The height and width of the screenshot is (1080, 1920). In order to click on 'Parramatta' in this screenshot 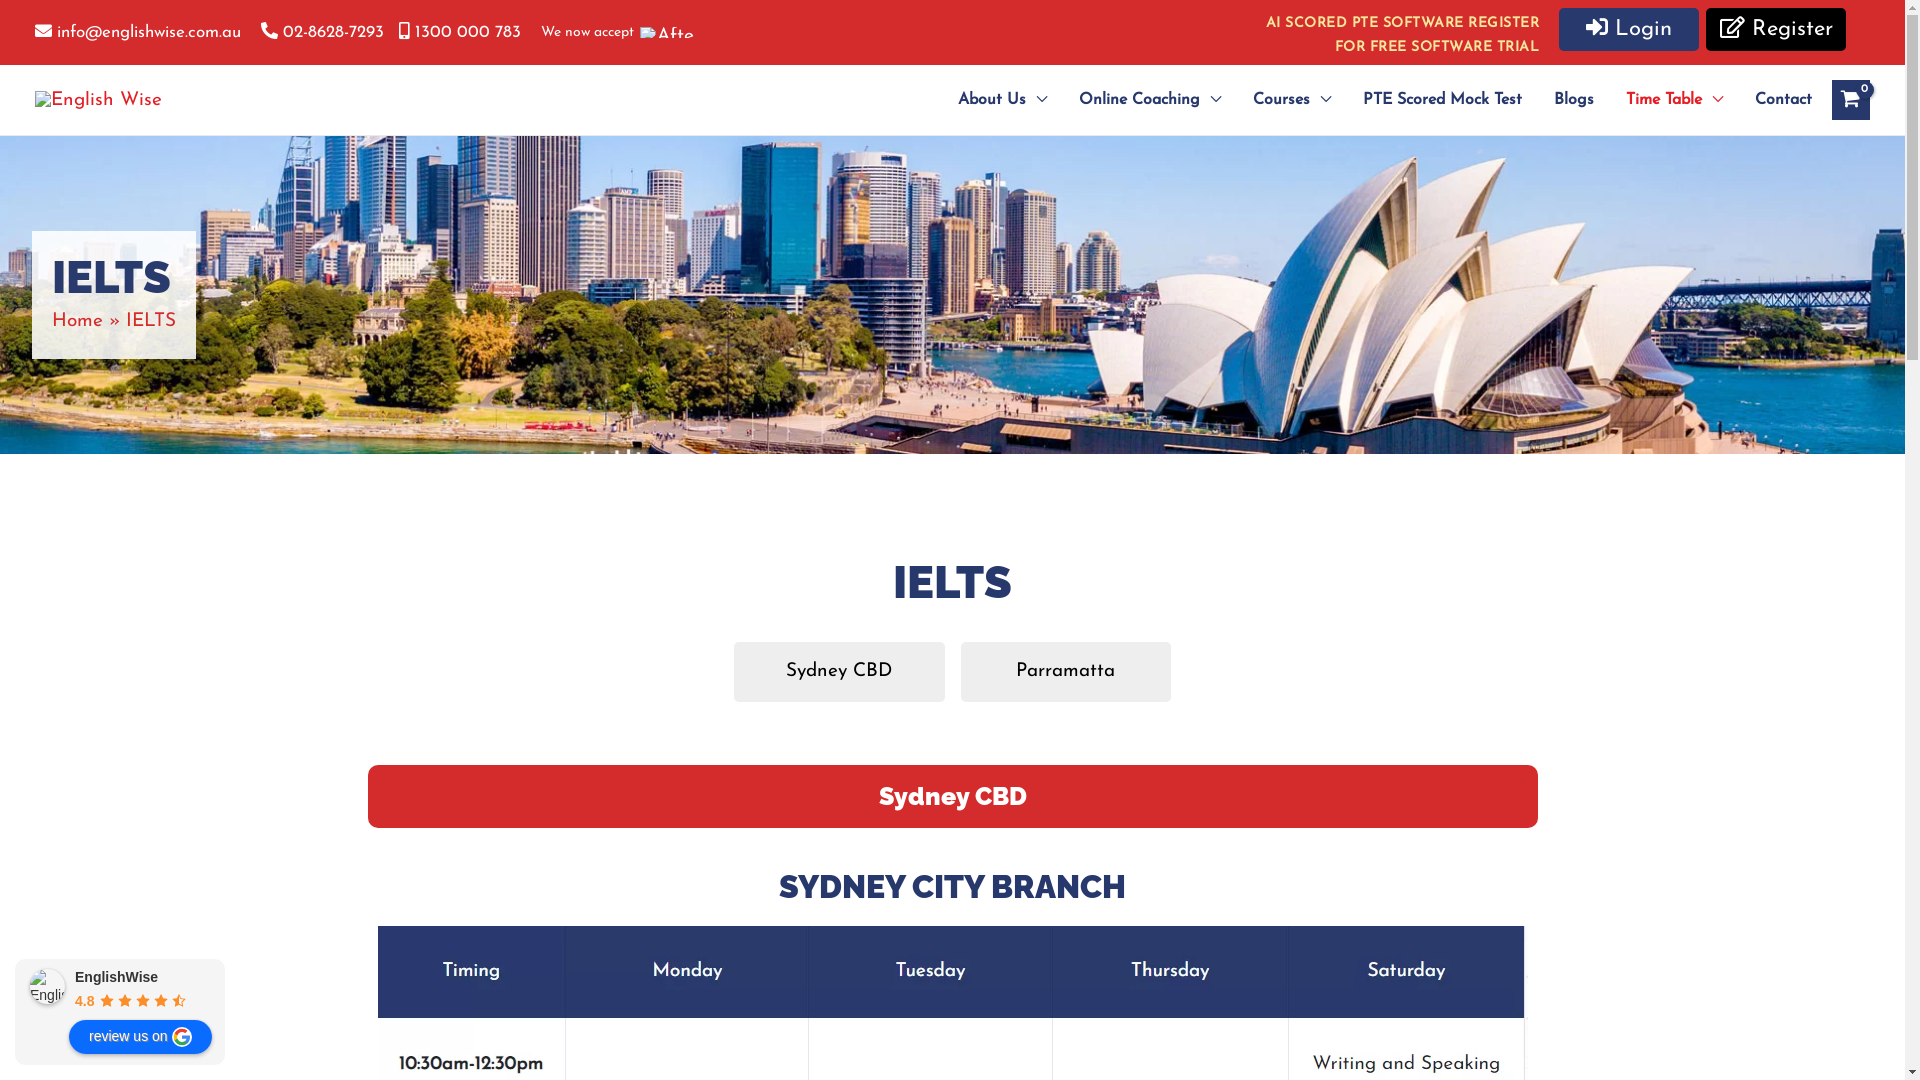, I will do `click(1064, 671)`.